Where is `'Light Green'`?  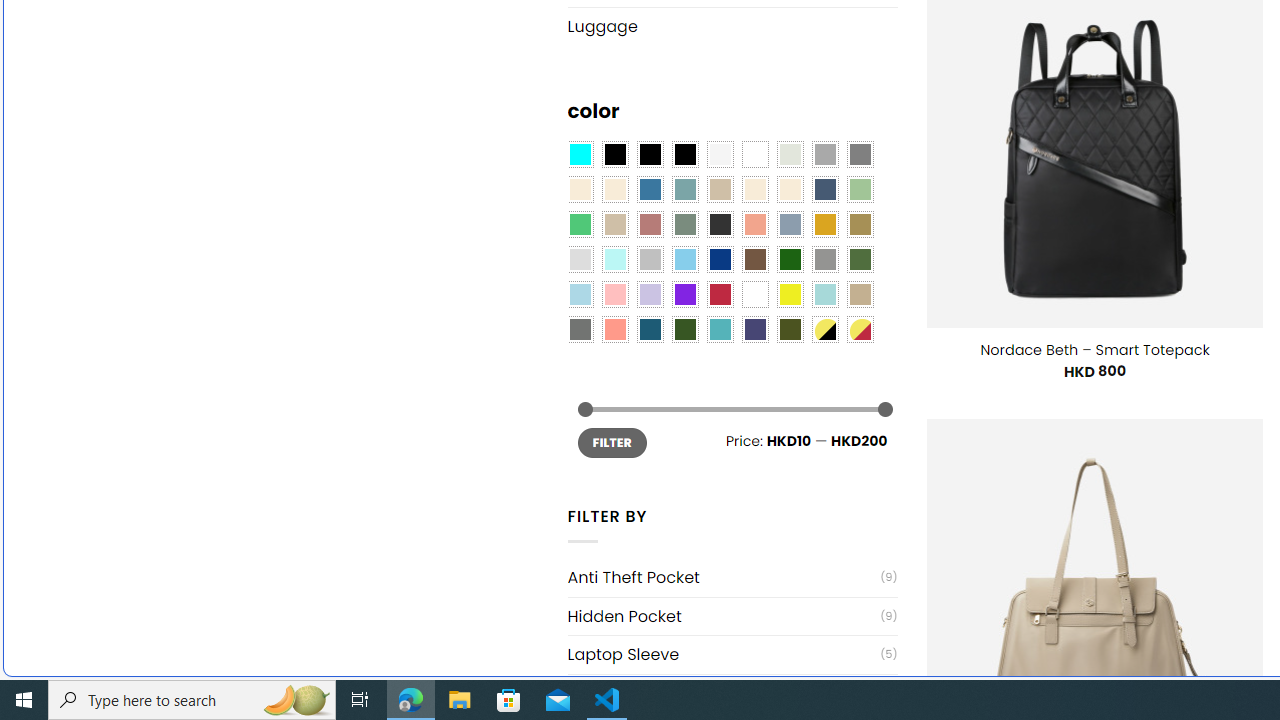
'Light Green' is located at coordinates (860, 190).